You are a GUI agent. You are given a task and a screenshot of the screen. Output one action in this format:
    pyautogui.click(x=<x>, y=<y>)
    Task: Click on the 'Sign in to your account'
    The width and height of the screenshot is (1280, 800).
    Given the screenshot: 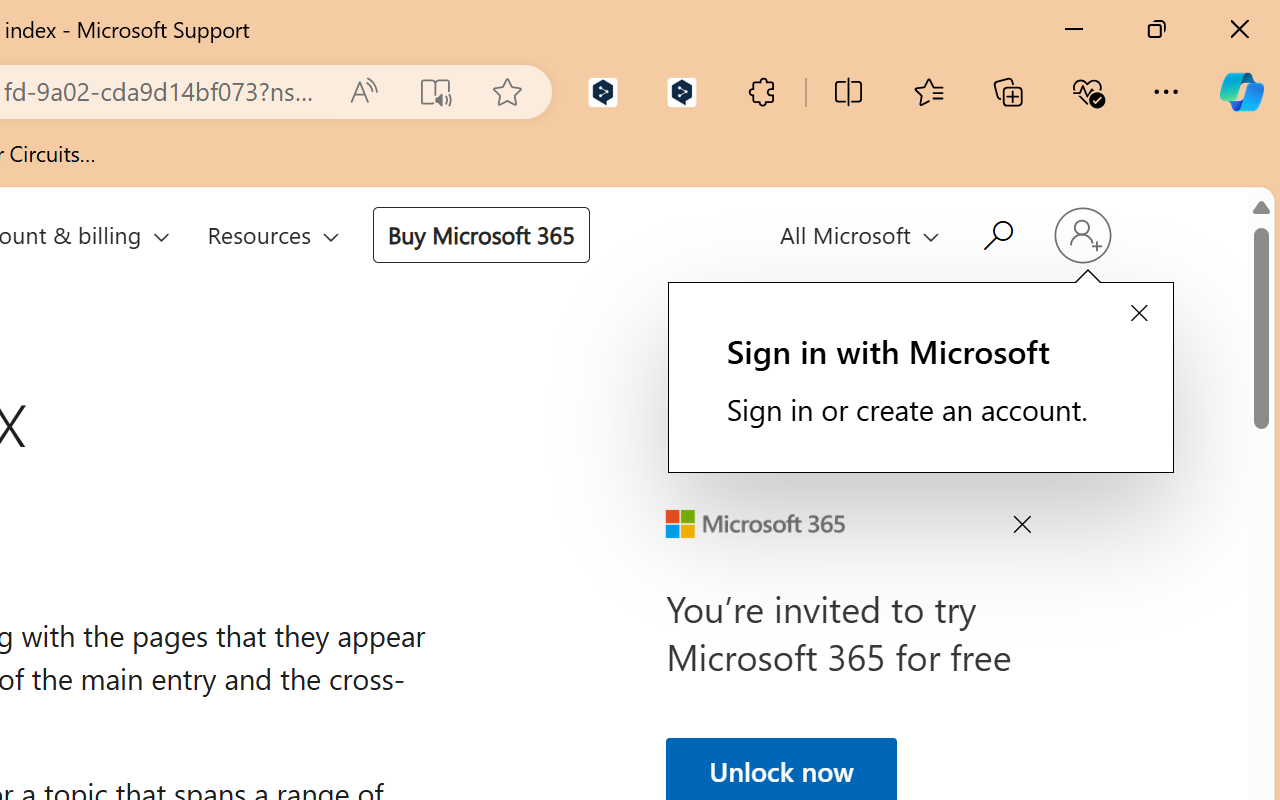 What is the action you would take?
    pyautogui.click(x=1081, y=234)
    